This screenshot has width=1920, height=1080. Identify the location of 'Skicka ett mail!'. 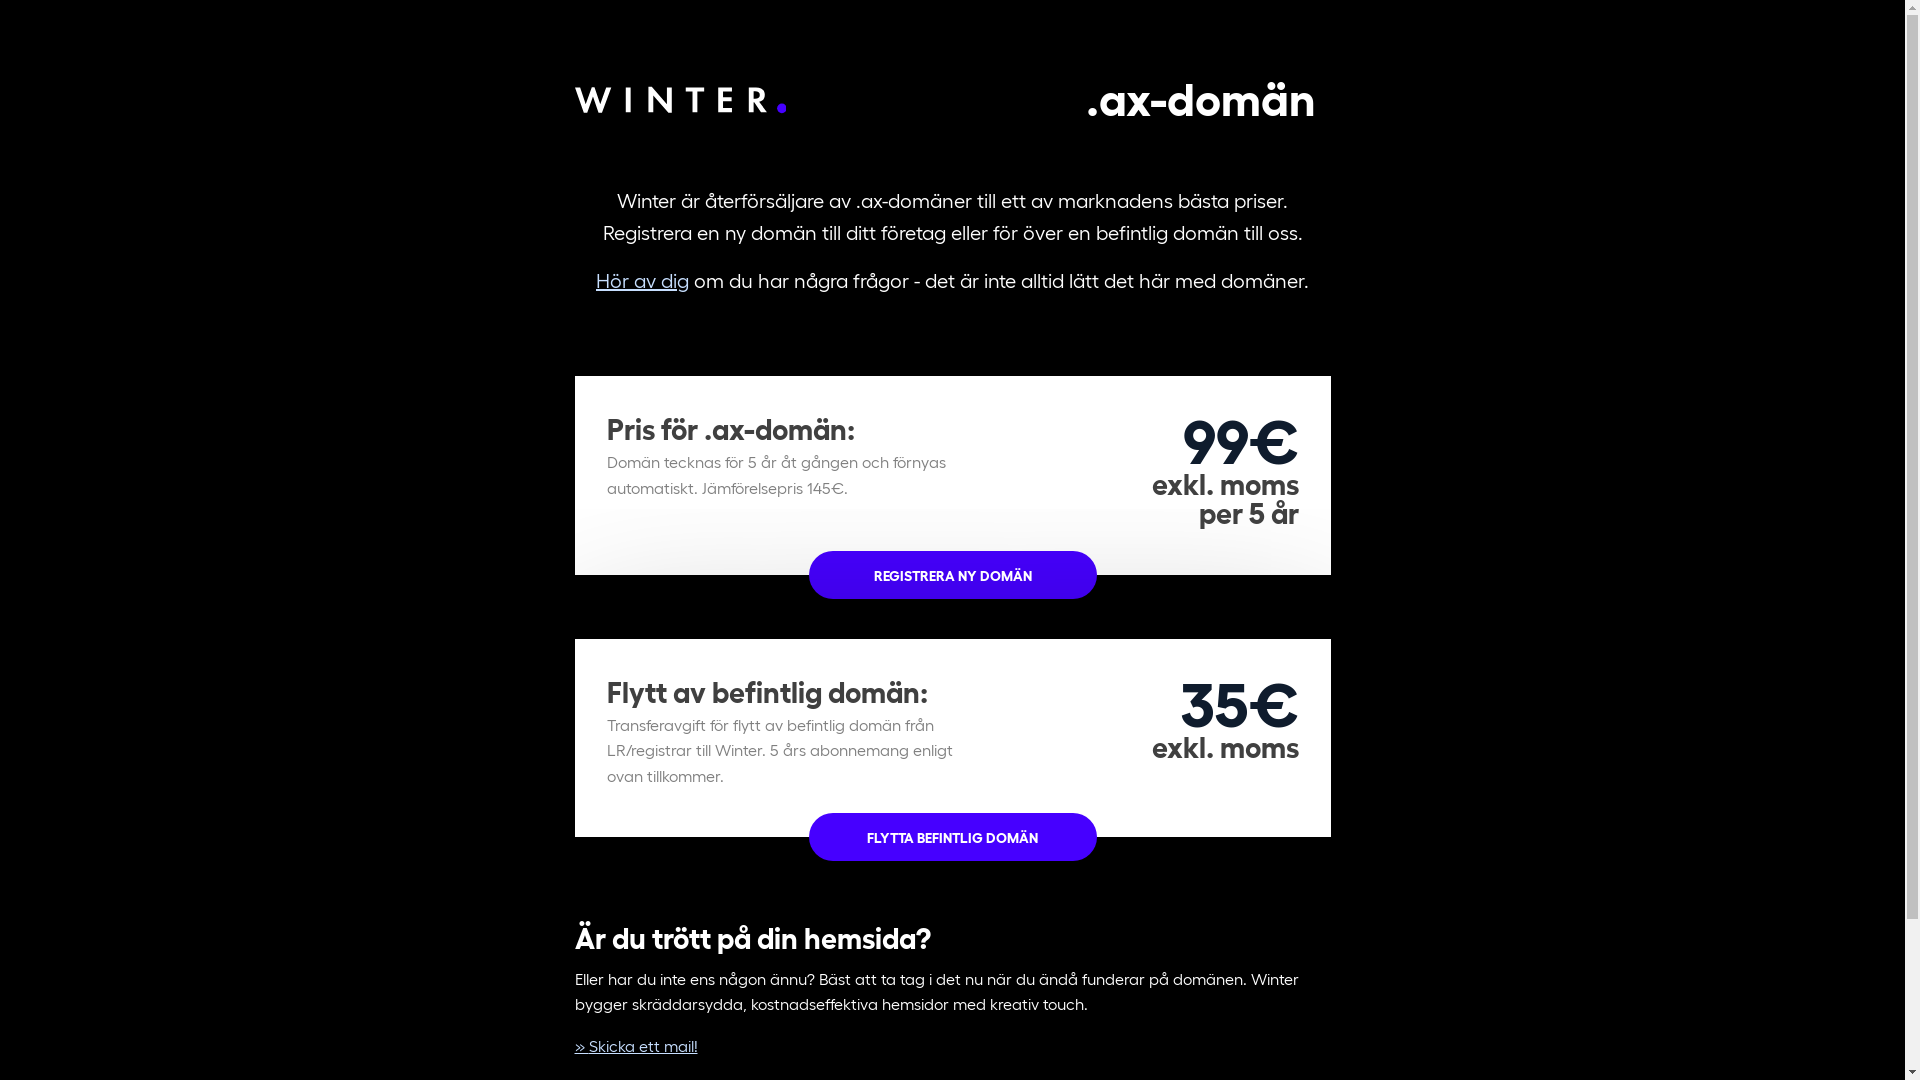
(634, 1044).